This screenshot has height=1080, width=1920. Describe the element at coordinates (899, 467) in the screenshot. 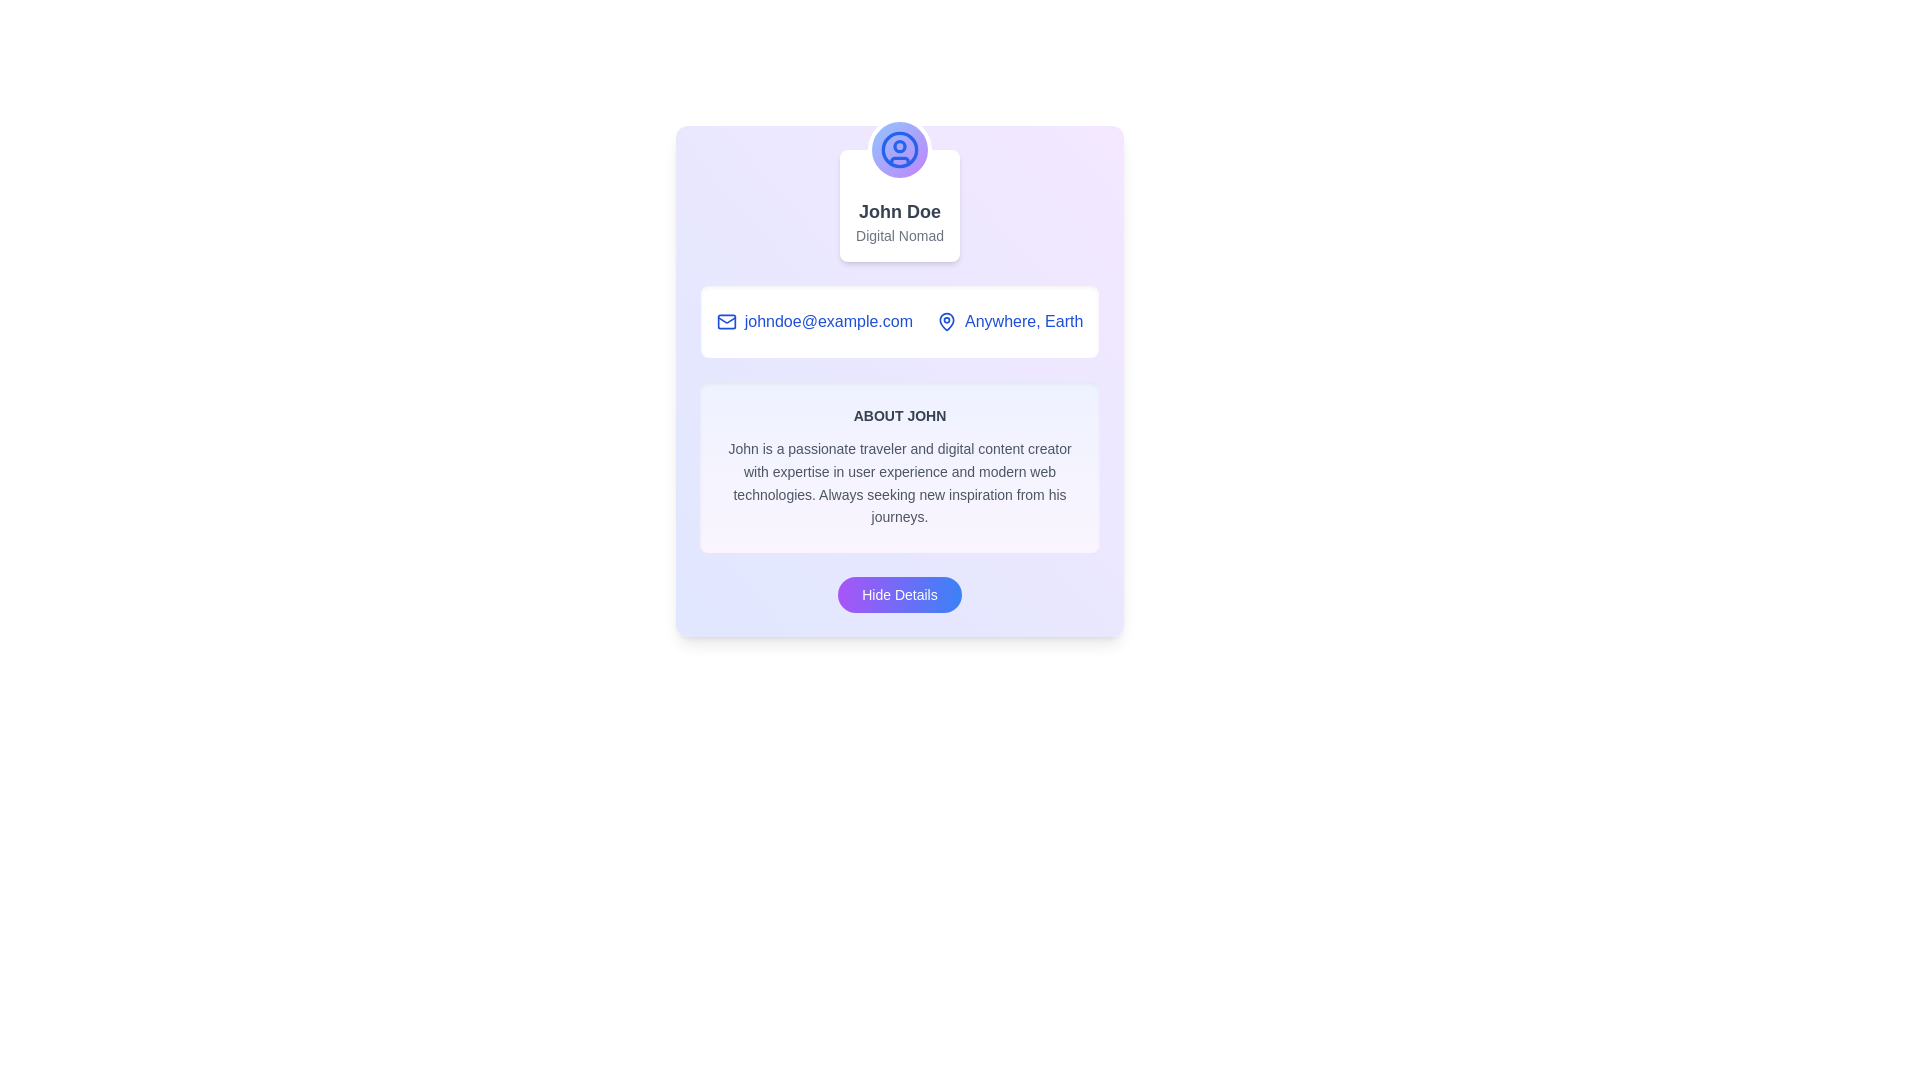

I see `text section that provides additional information about John, which is located below the email address and location, and is the third section within the card layout` at that location.